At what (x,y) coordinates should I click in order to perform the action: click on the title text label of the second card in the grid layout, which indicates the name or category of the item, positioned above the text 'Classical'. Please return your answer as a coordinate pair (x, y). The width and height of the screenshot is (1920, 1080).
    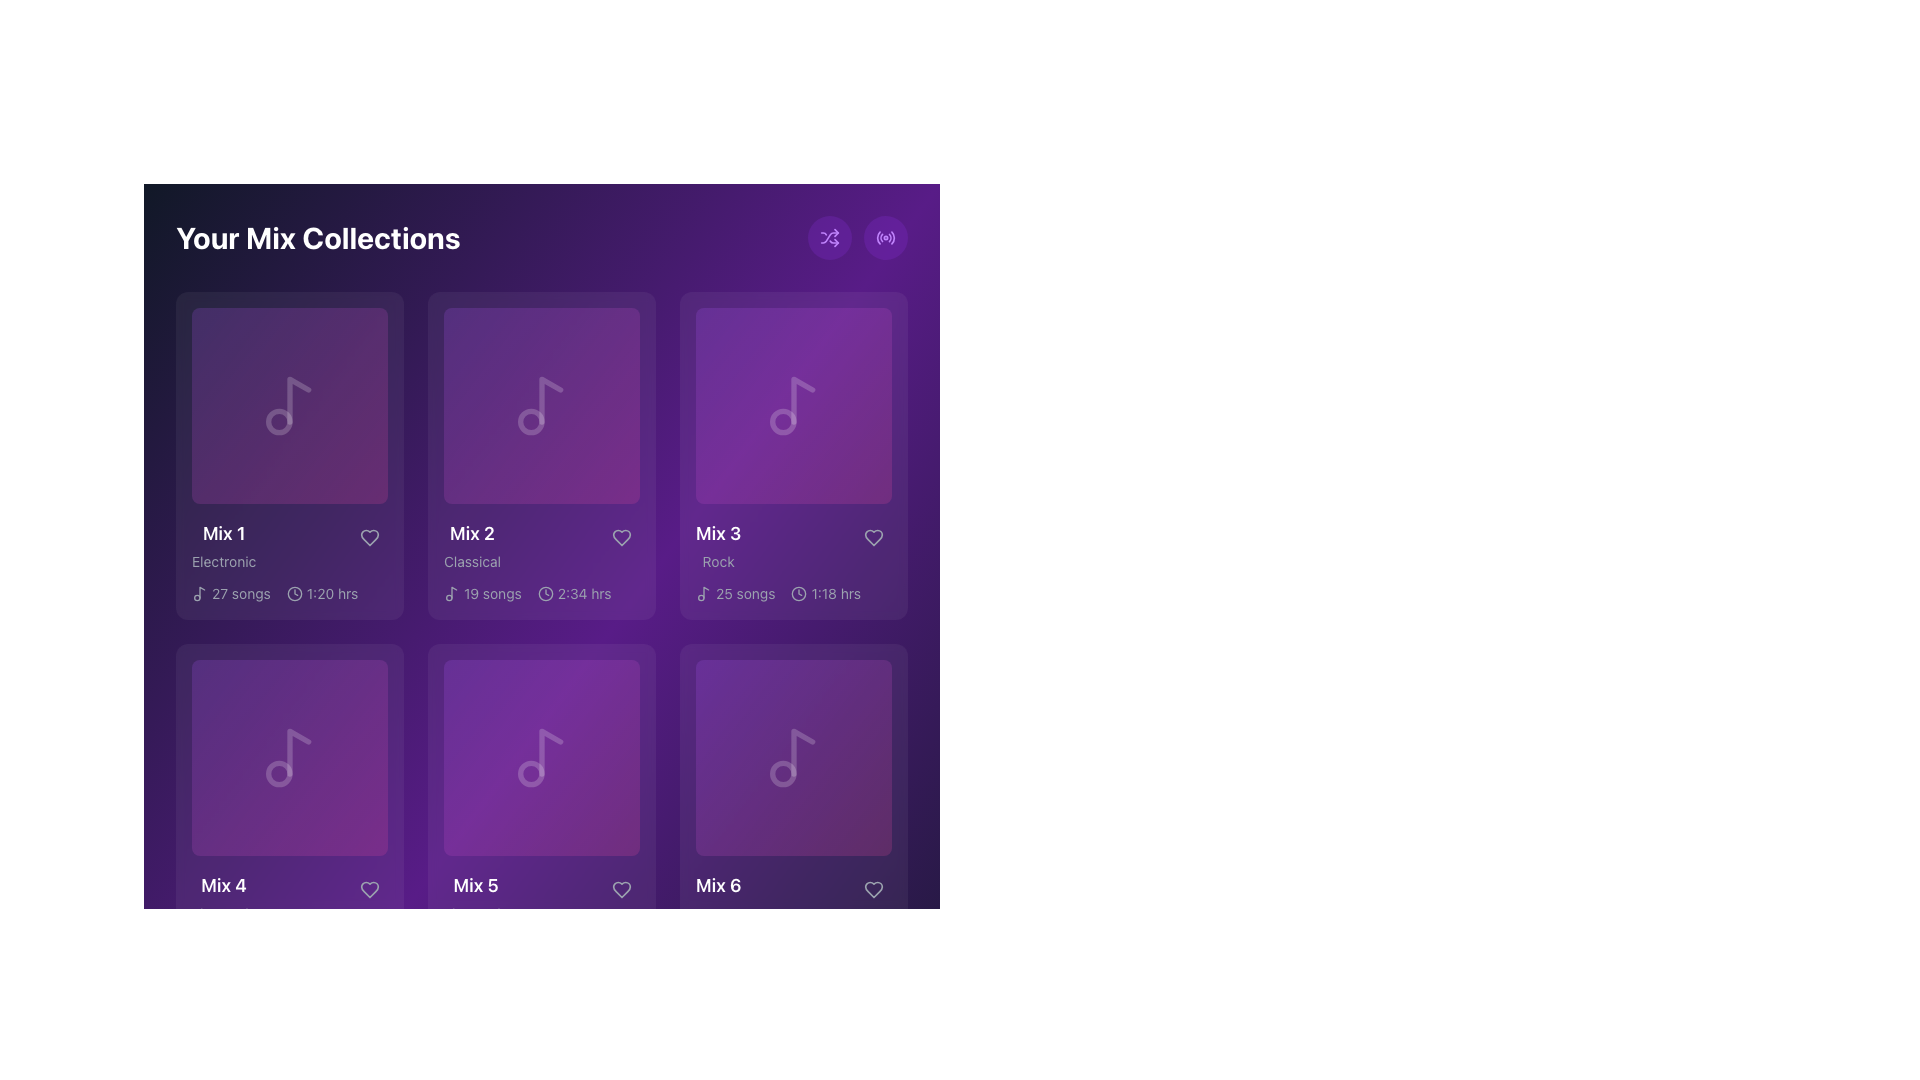
    Looking at the image, I should click on (471, 532).